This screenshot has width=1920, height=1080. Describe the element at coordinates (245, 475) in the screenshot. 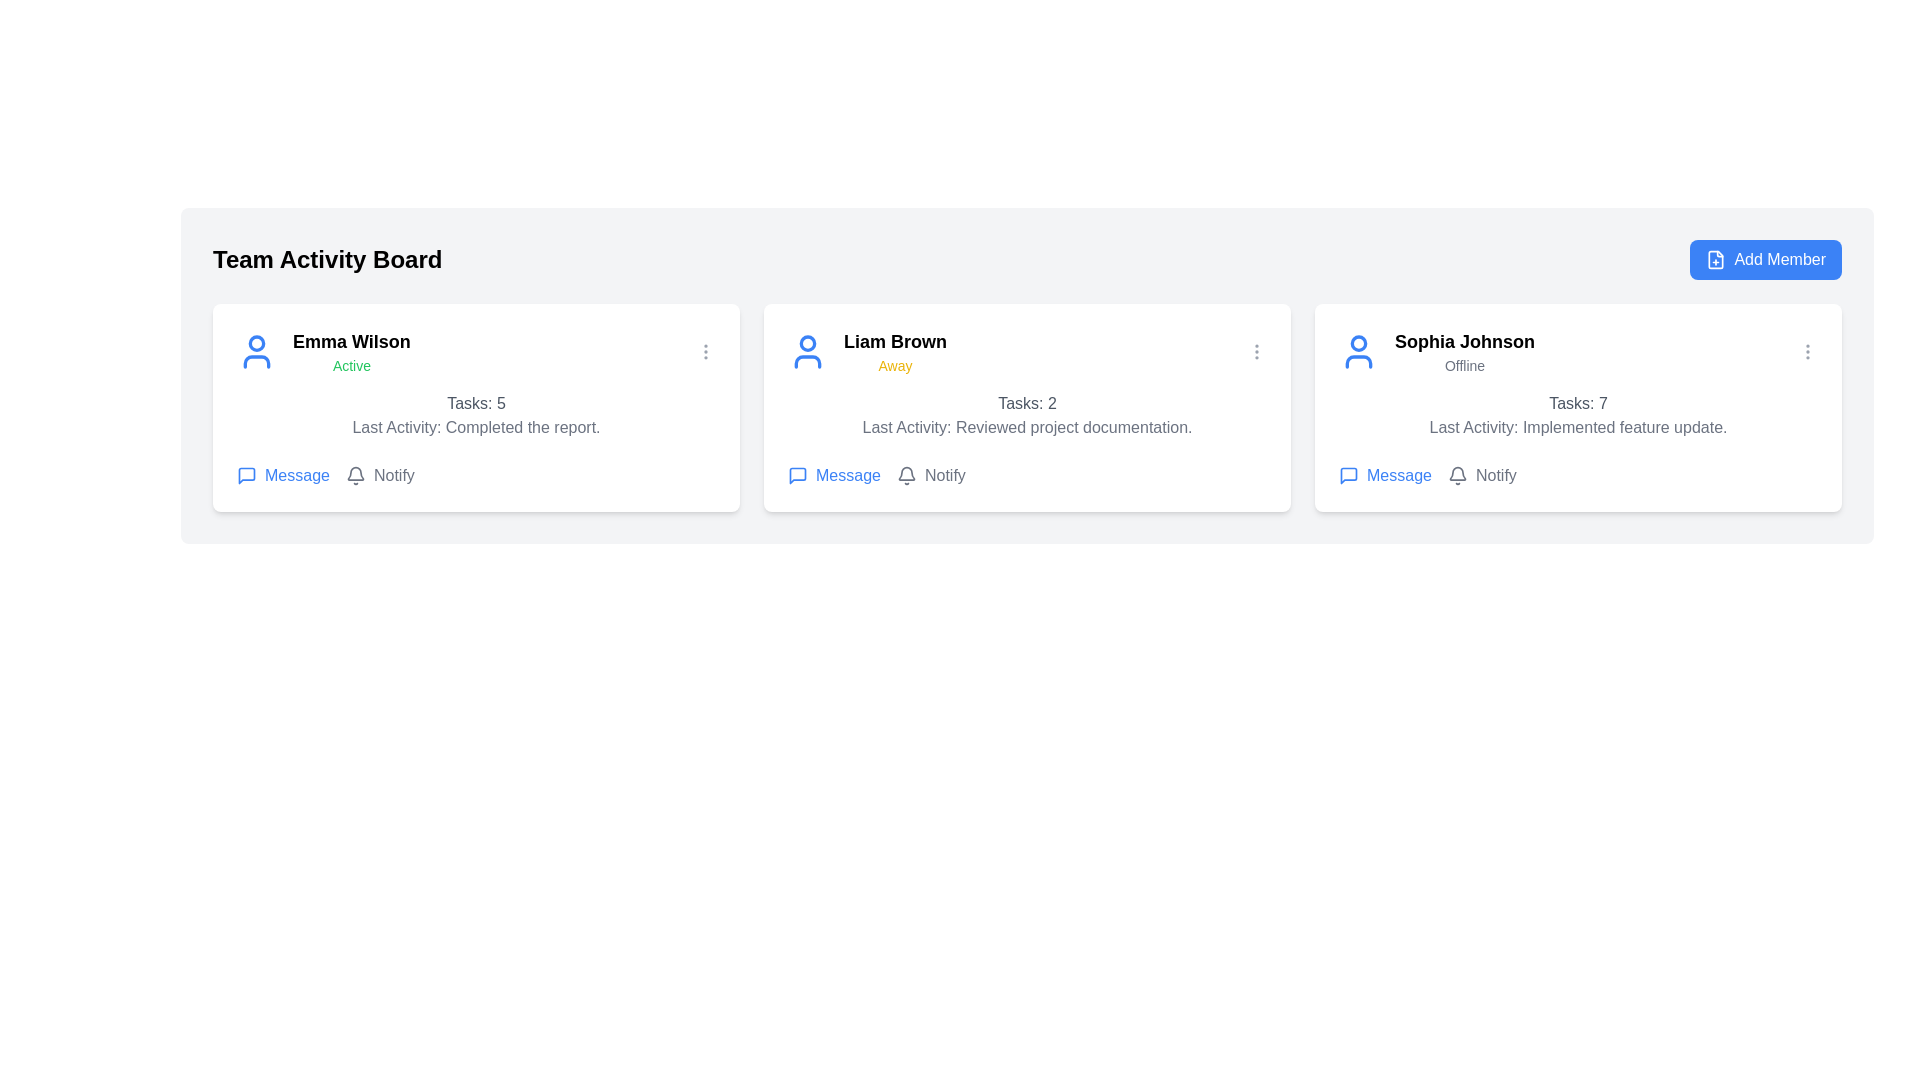

I see `the message icon located to the immediate left of the text label 'Message' in the first card for user 'Emma Wilson' on the Team Activity Board` at that location.